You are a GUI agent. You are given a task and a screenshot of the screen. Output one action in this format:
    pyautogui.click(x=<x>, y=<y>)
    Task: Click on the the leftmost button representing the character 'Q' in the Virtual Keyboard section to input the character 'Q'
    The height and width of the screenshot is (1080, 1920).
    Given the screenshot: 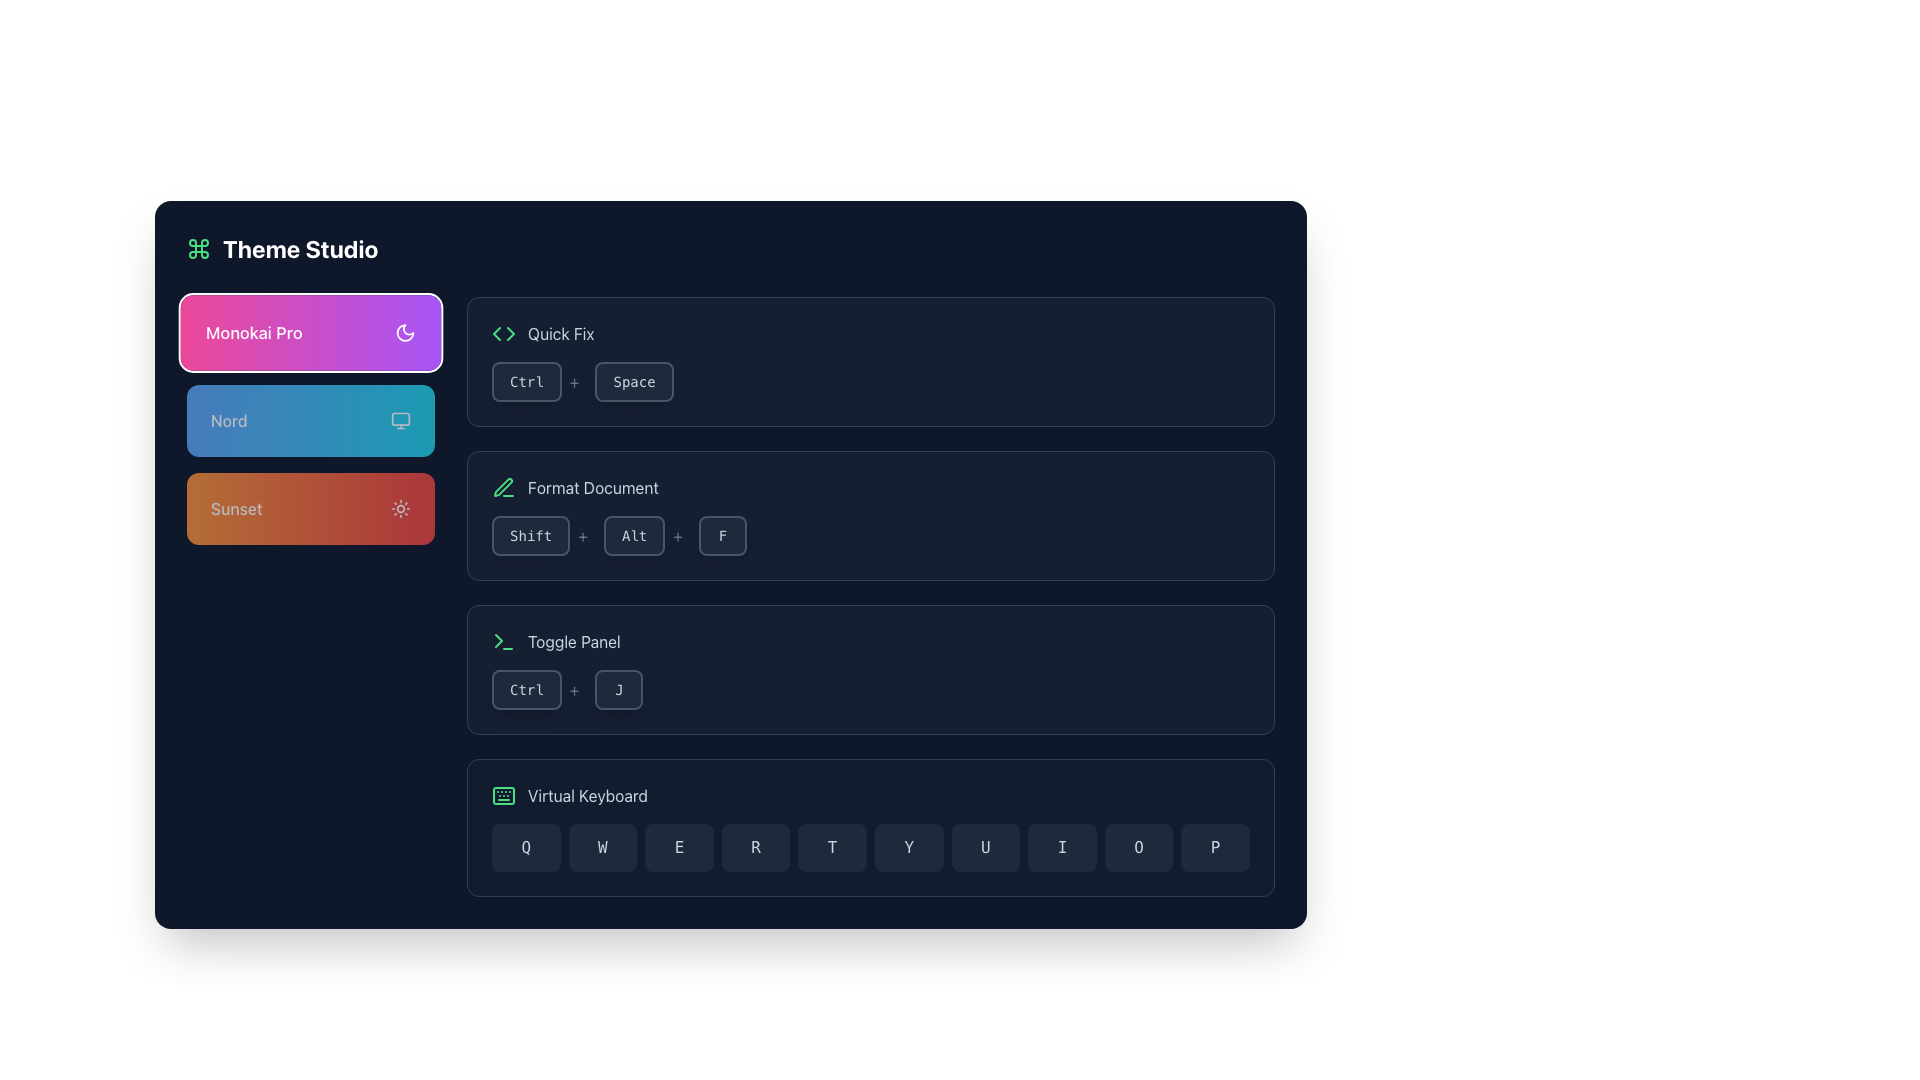 What is the action you would take?
    pyautogui.click(x=526, y=848)
    